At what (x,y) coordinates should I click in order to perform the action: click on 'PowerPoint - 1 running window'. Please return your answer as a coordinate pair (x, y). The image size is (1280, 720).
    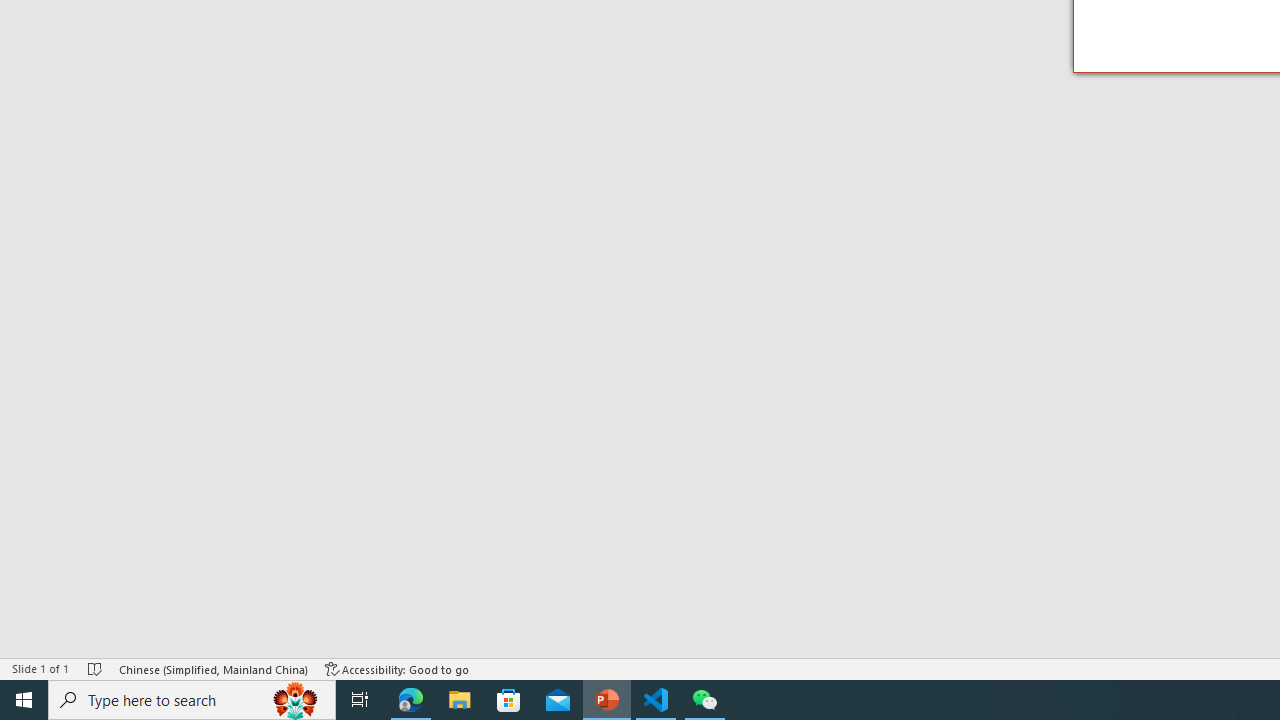
    Looking at the image, I should click on (606, 698).